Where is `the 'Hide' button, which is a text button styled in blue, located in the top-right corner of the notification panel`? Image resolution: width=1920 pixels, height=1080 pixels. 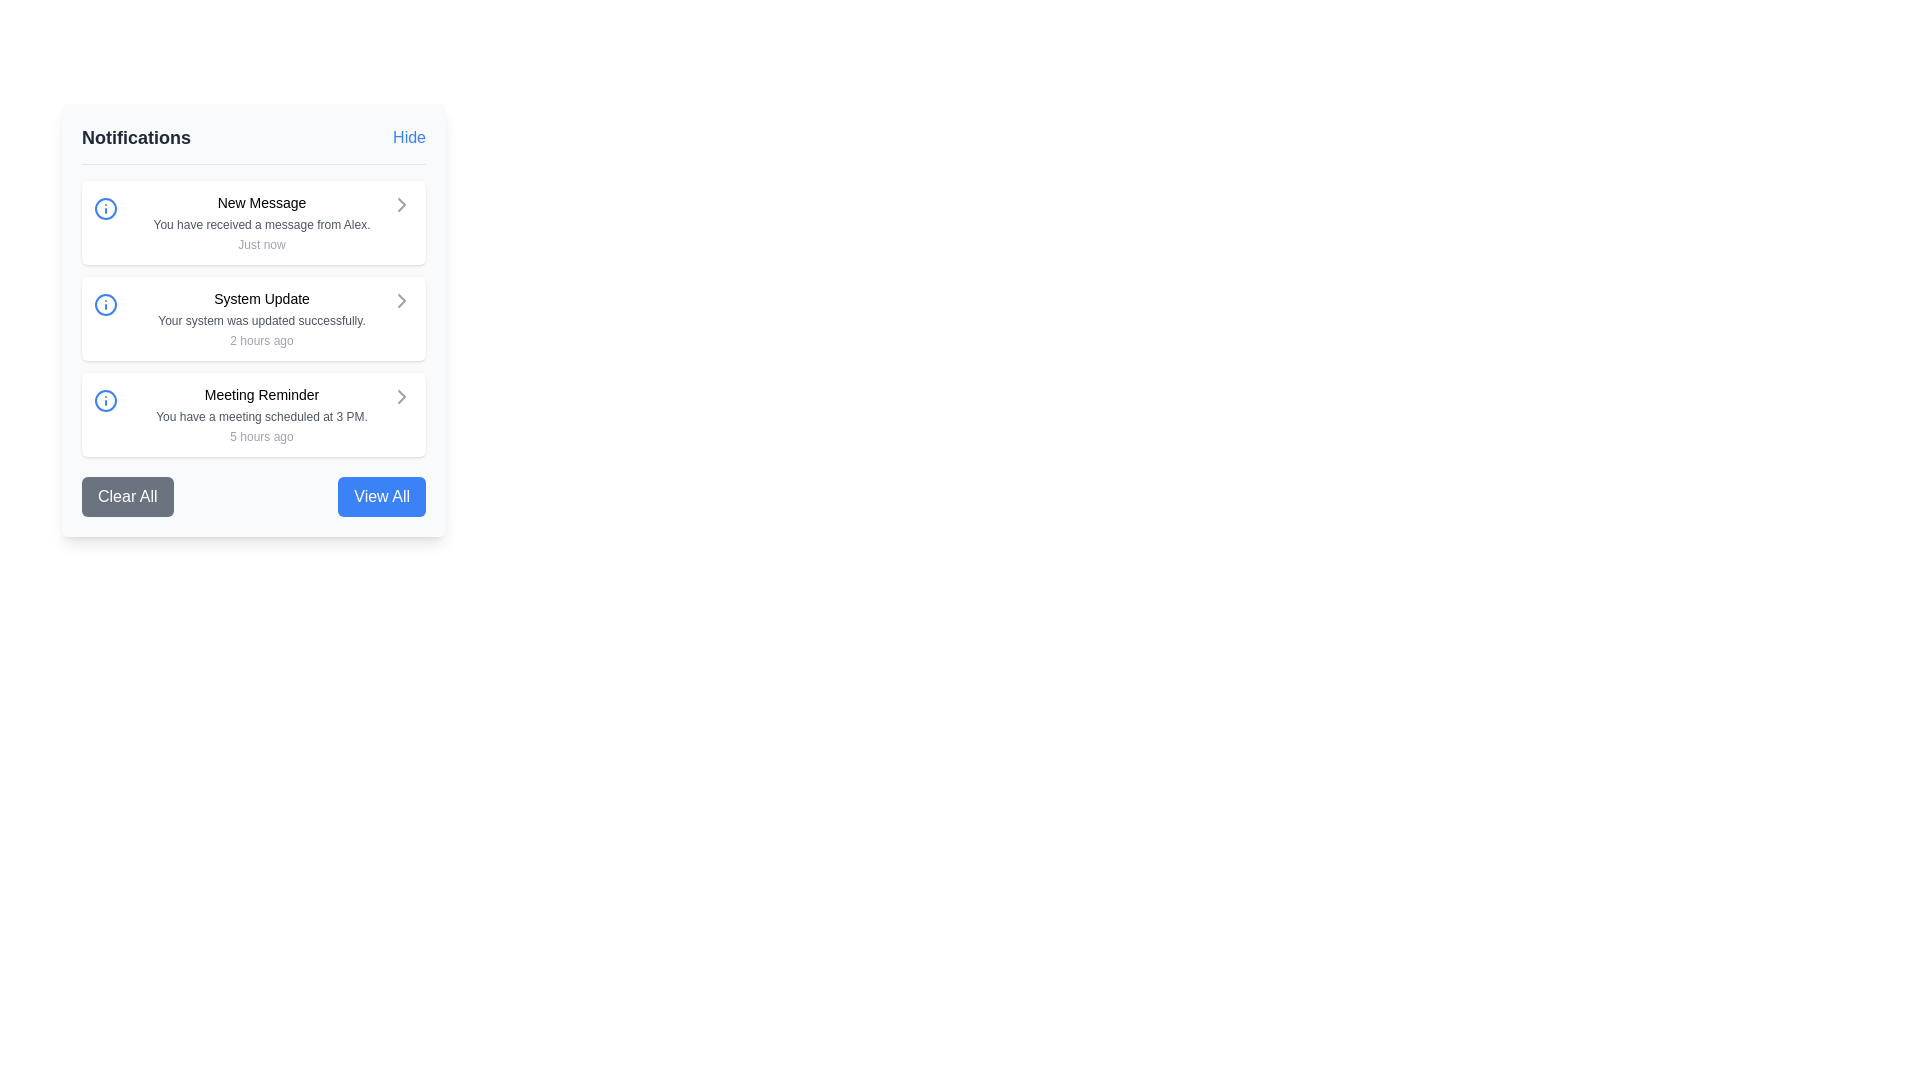 the 'Hide' button, which is a text button styled in blue, located in the top-right corner of the notification panel is located at coordinates (408, 137).